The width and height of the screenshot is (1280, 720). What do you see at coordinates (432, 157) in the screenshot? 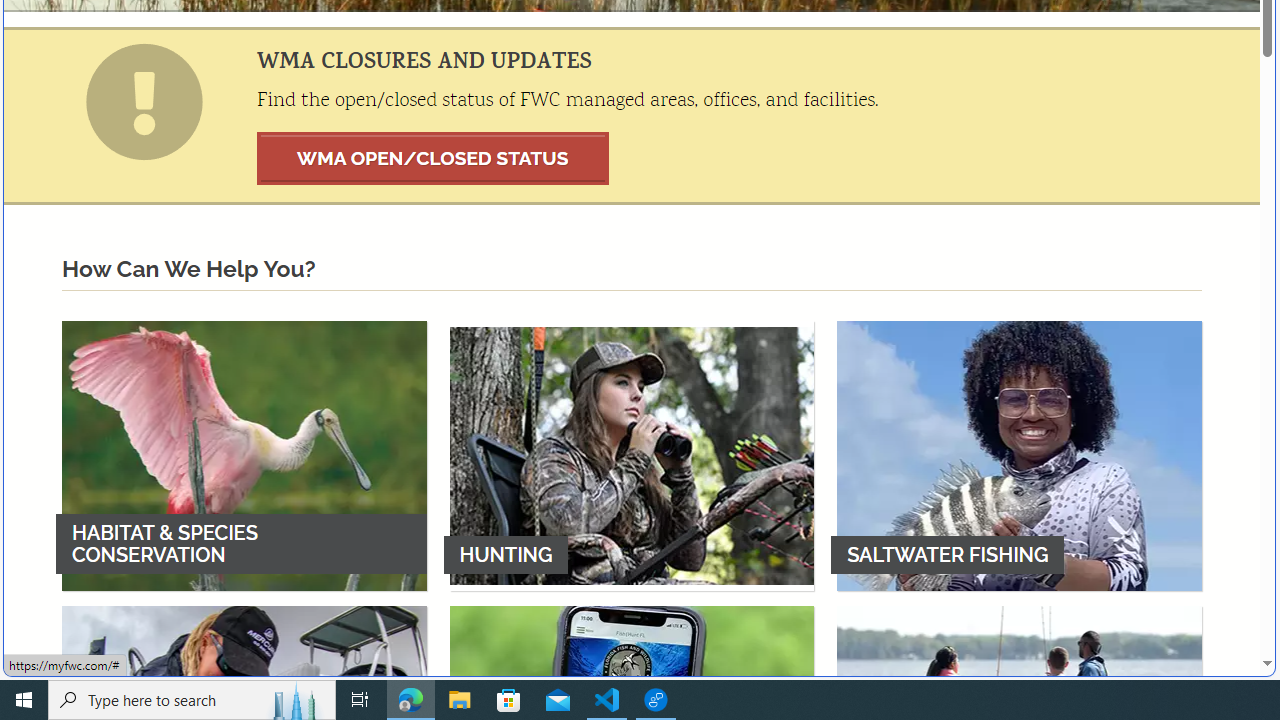
I see `'WMA OPEN/CLOSED STATUS'` at bounding box center [432, 157].